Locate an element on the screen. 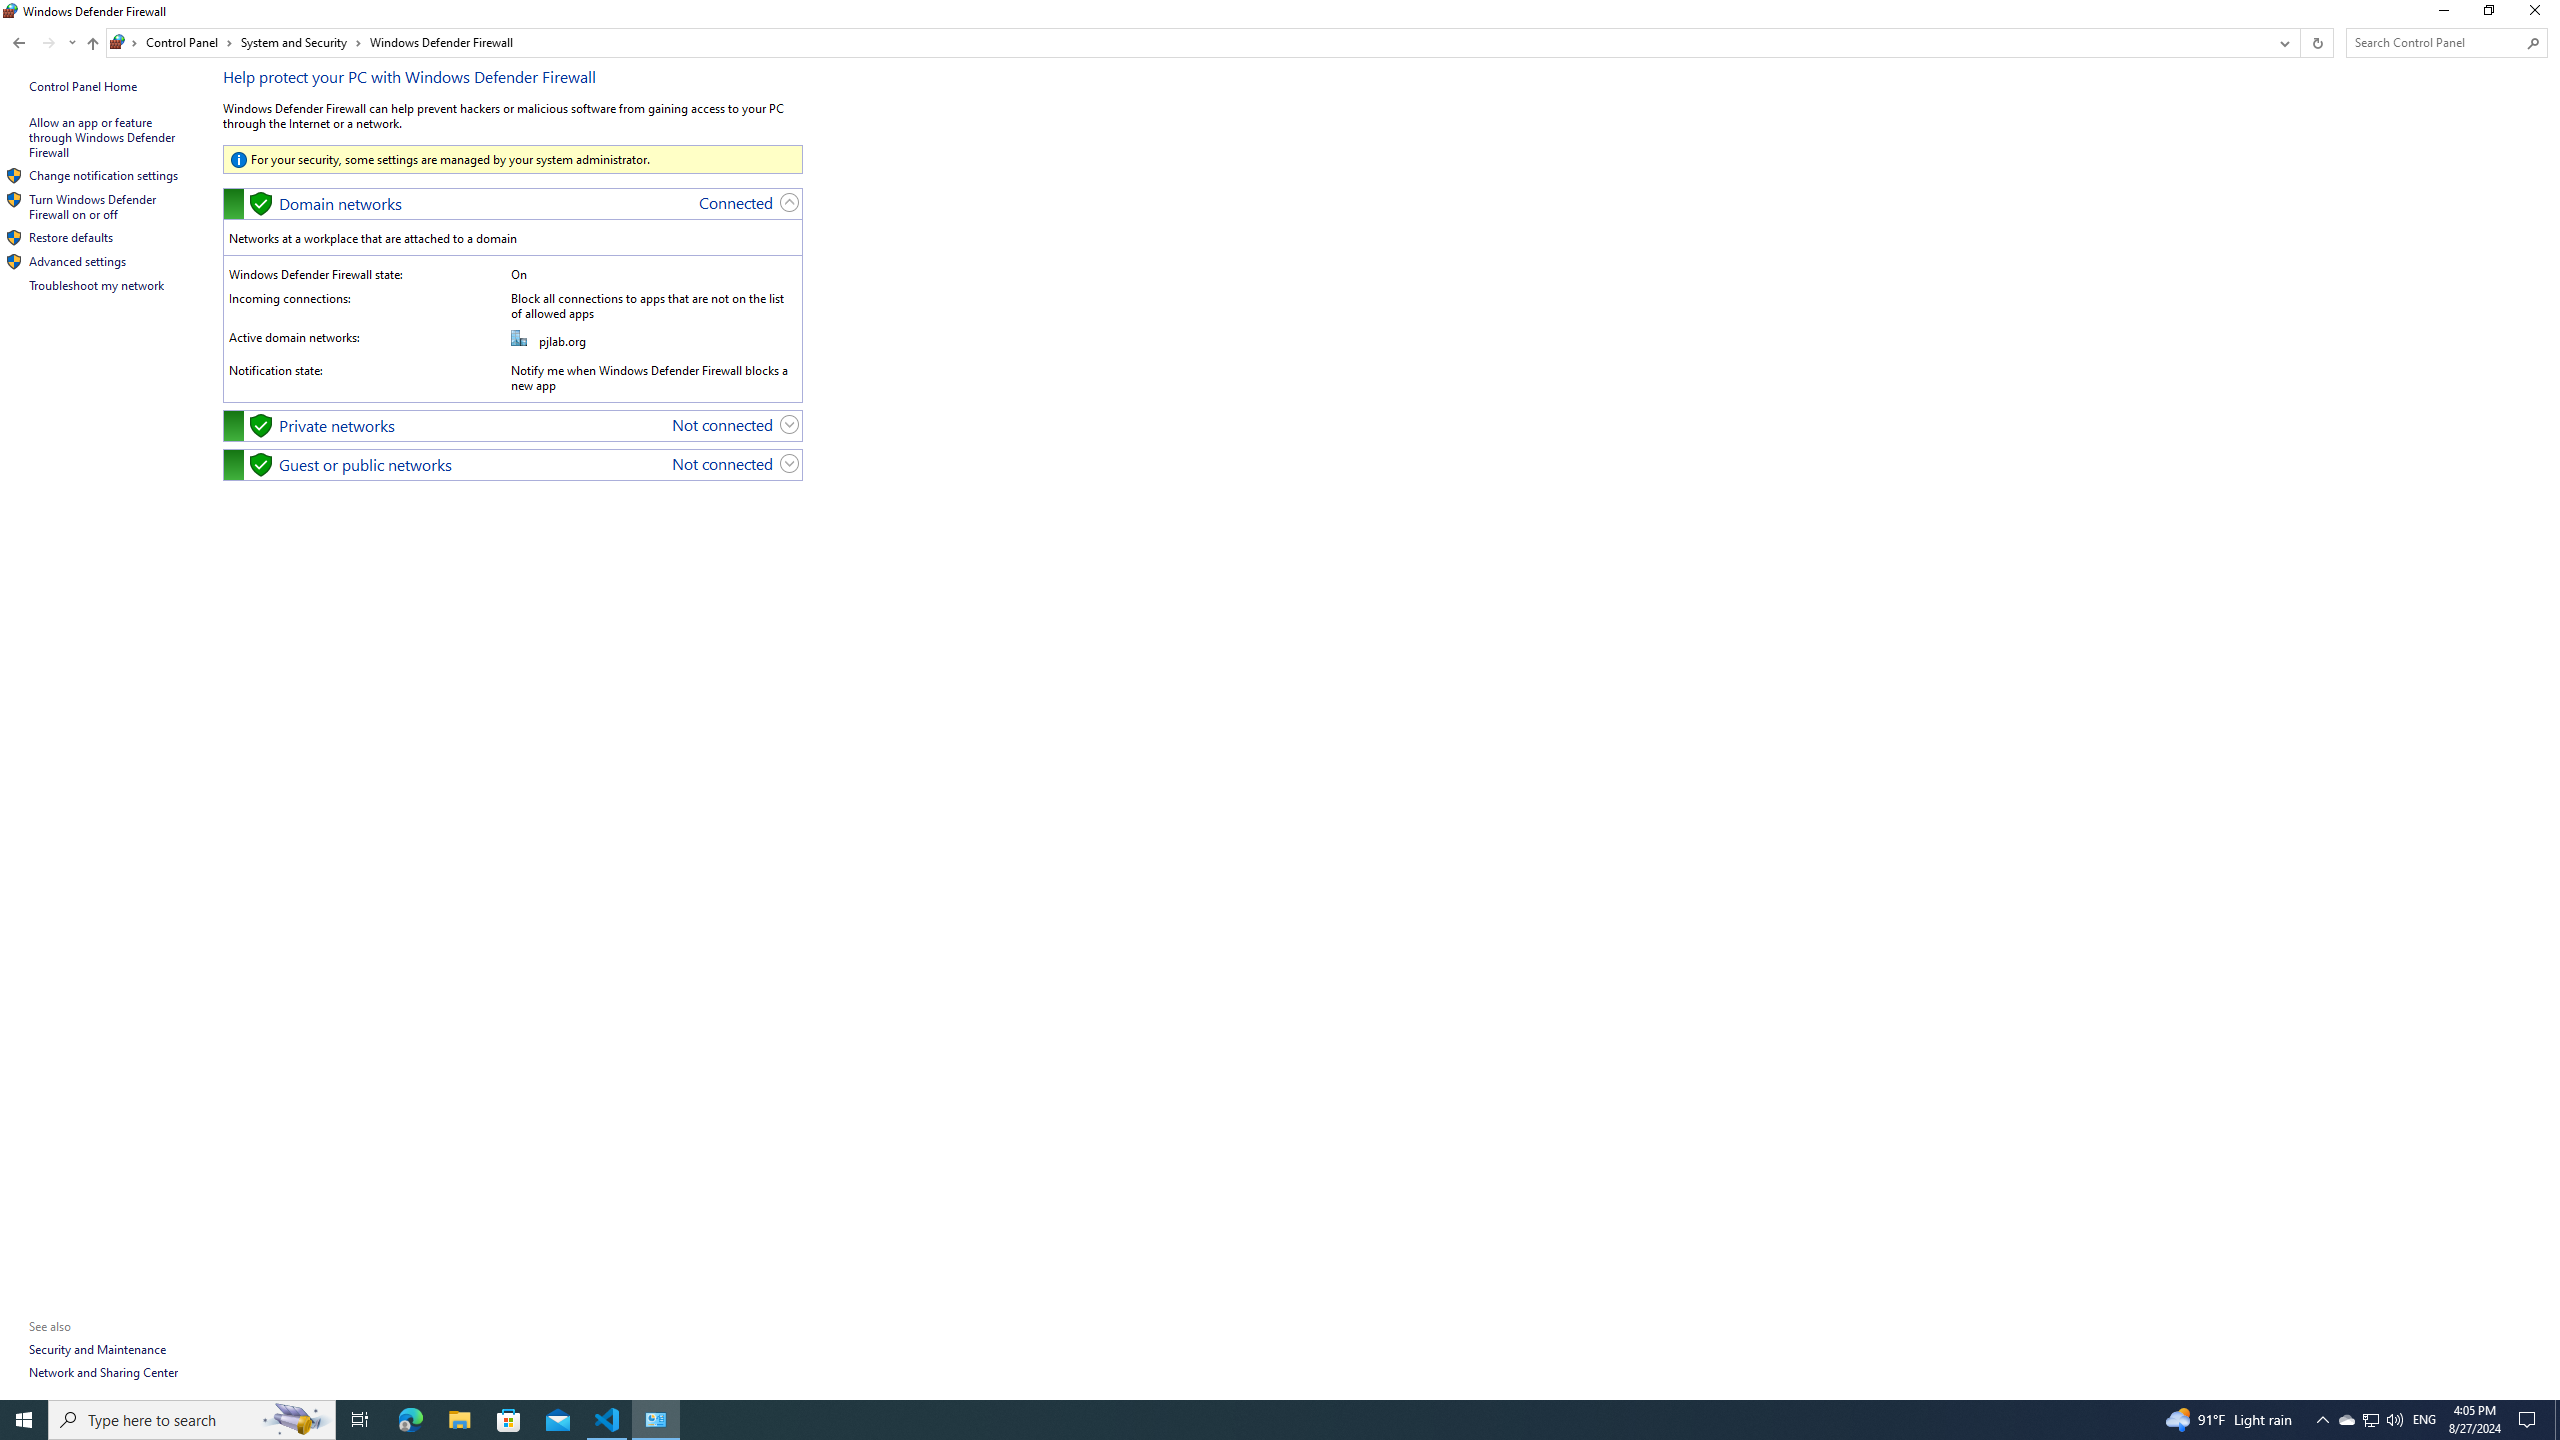  'Previous Locations' is located at coordinates (2282, 42).